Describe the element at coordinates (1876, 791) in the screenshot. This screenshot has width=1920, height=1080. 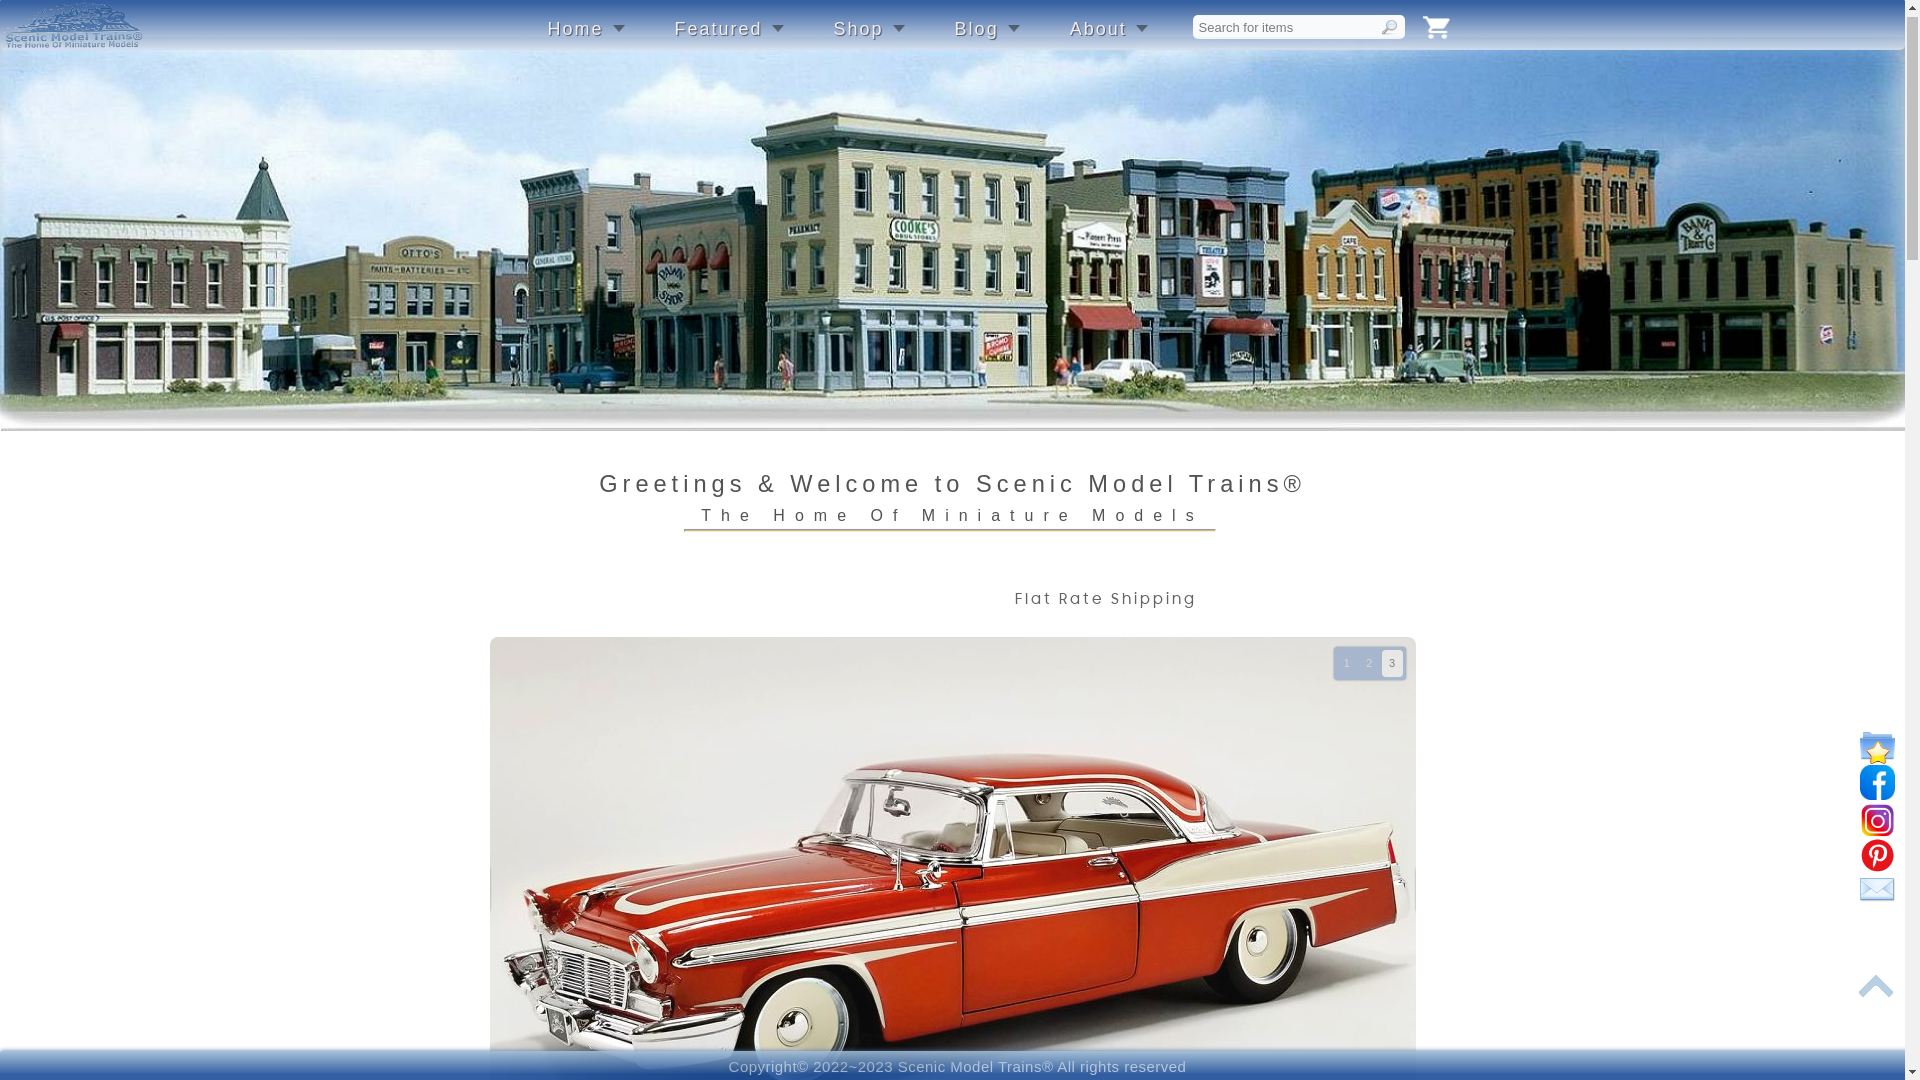
I see `'Visit us on Facebook'` at that location.